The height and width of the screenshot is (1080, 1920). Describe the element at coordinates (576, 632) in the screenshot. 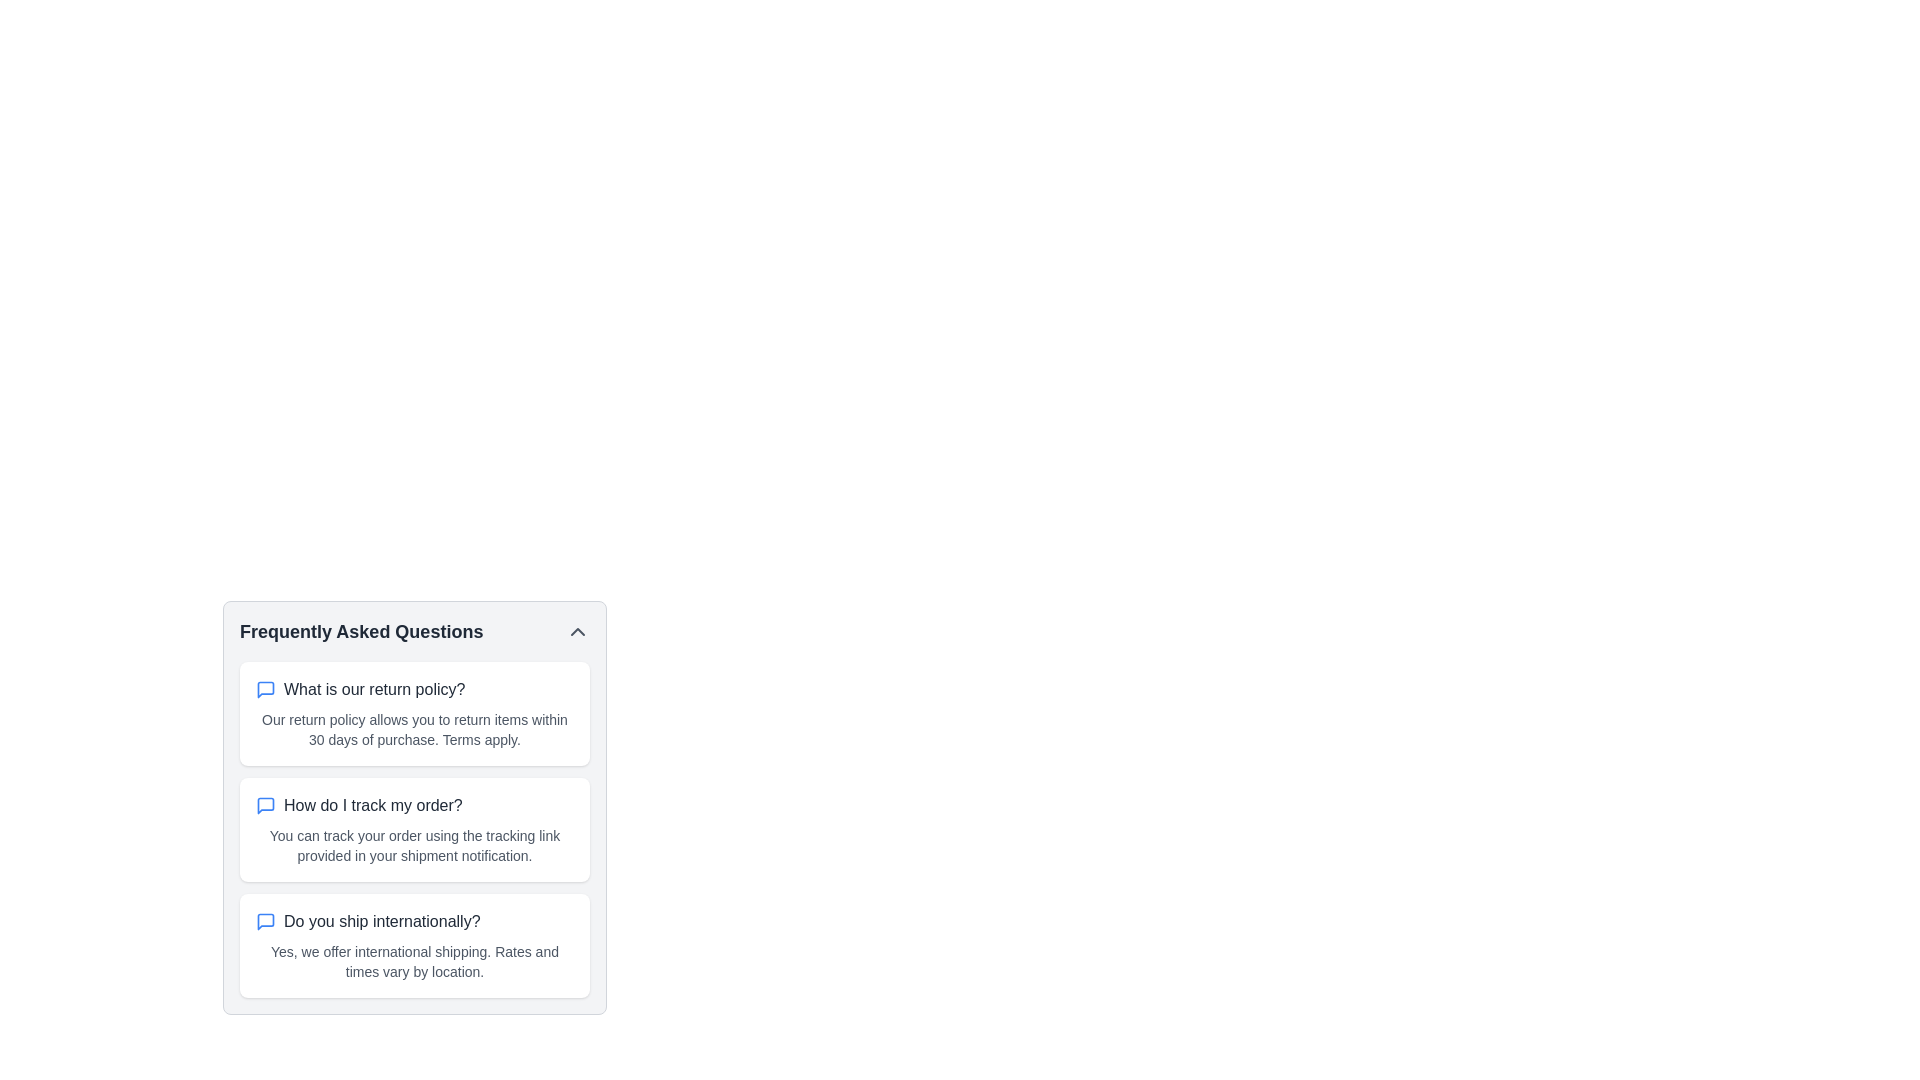

I see `the upward-facing chevron icon located to the right of the 'Frequently Asked Questions' heading` at that location.